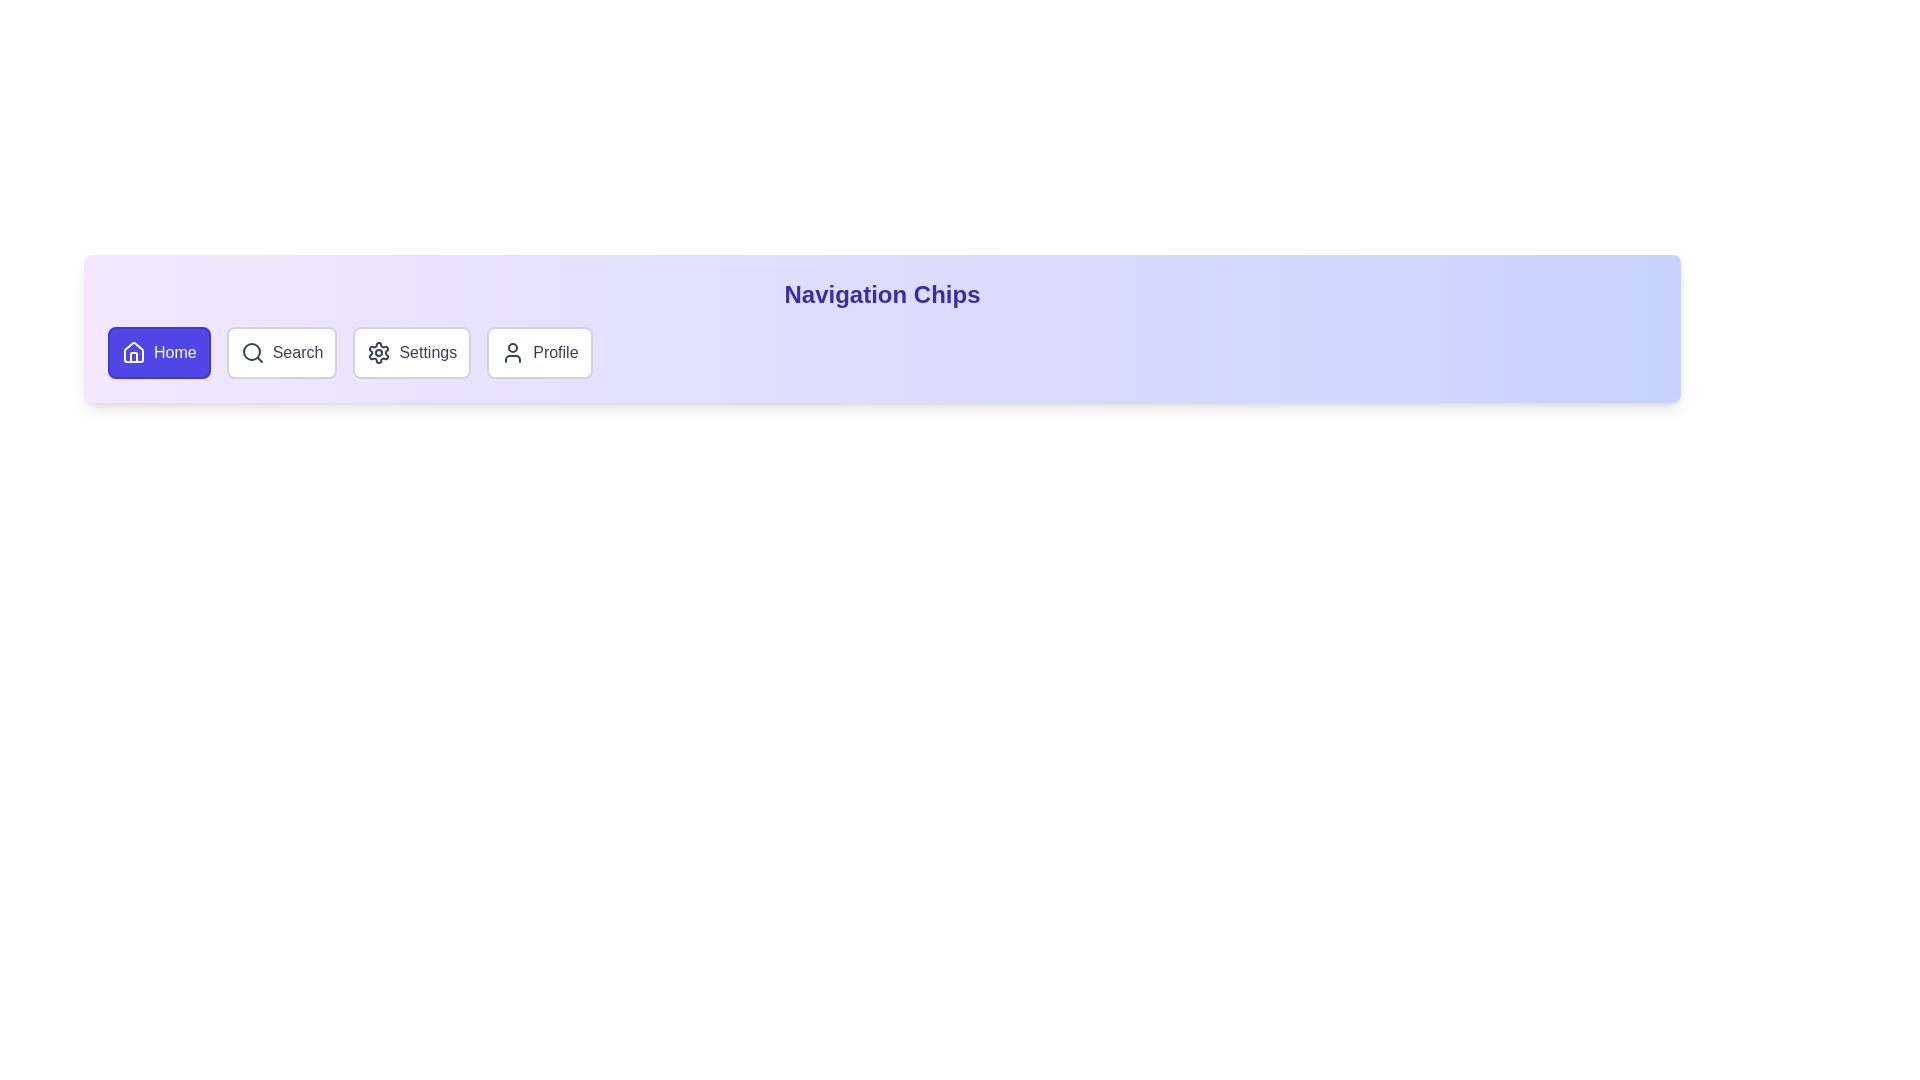 Image resolution: width=1920 pixels, height=1080 pixels. Describe the element at coordinates (251, 352) in the screenshot. I see `the icon of the chip labeled Search to activate it` at that location.